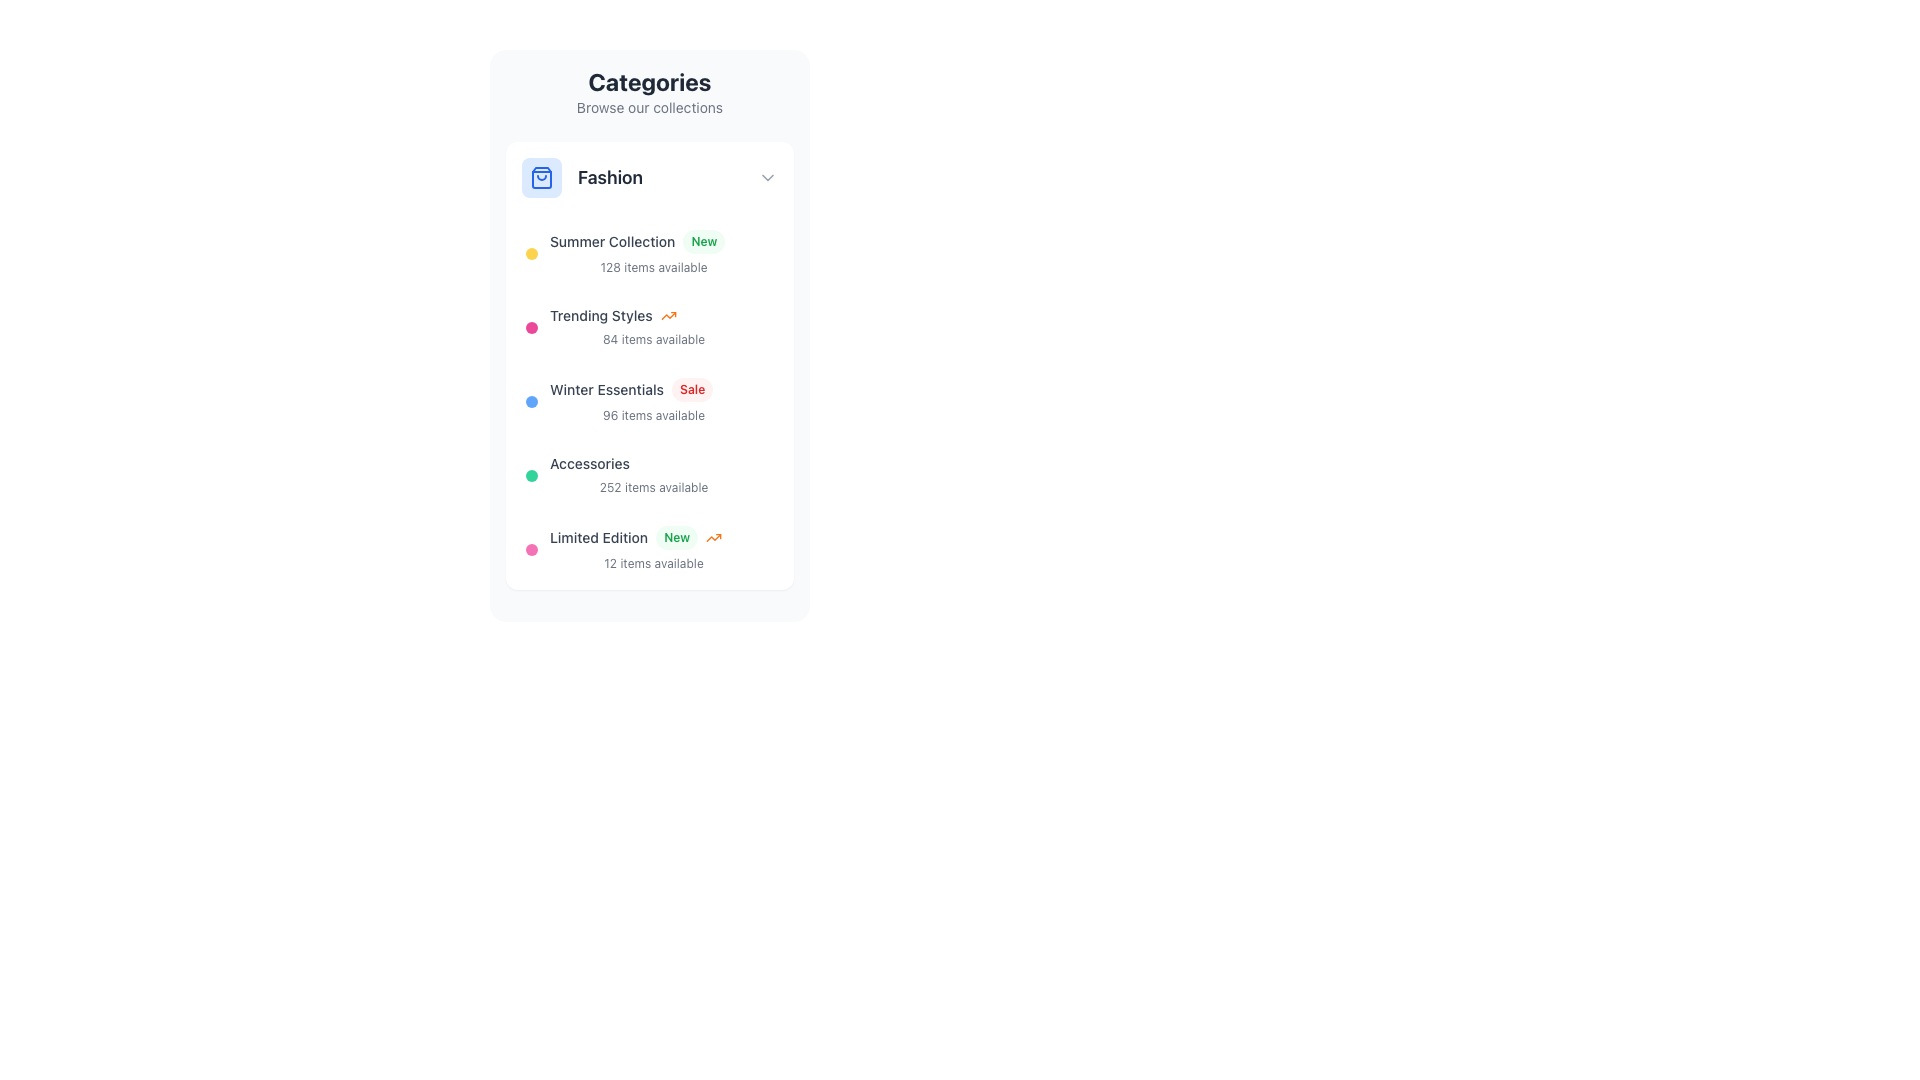 The height and width of the screenshot is (1080, 1920). Describe the element at coordinates (605, 389) in the screenshot. I see `the 'Winter Essentials' text label, which is styled in gray and transitions to blue on hover, located within the 'Fashion' category block` at that location.